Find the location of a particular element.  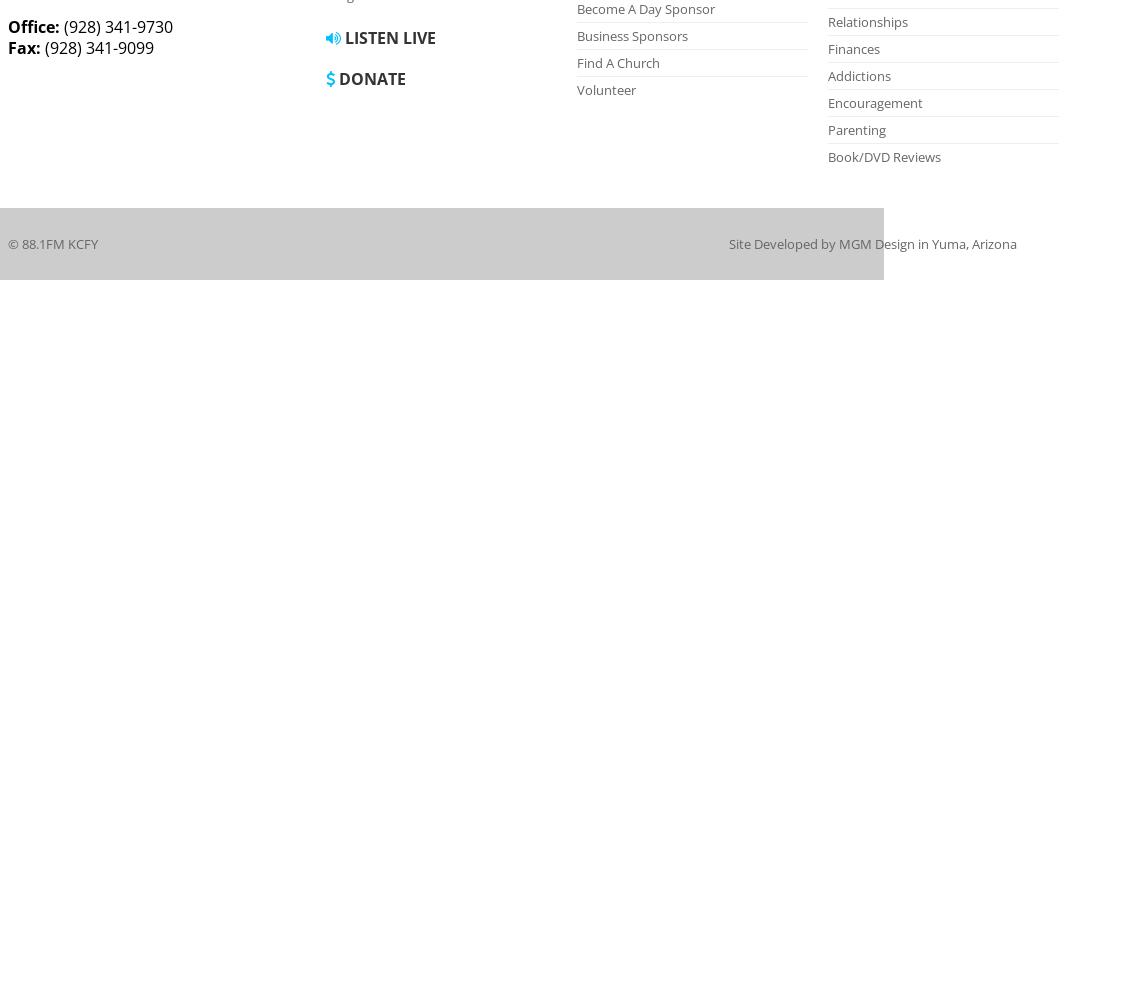

'Become A Day Sponsor' is located at coordinates (644, 9).